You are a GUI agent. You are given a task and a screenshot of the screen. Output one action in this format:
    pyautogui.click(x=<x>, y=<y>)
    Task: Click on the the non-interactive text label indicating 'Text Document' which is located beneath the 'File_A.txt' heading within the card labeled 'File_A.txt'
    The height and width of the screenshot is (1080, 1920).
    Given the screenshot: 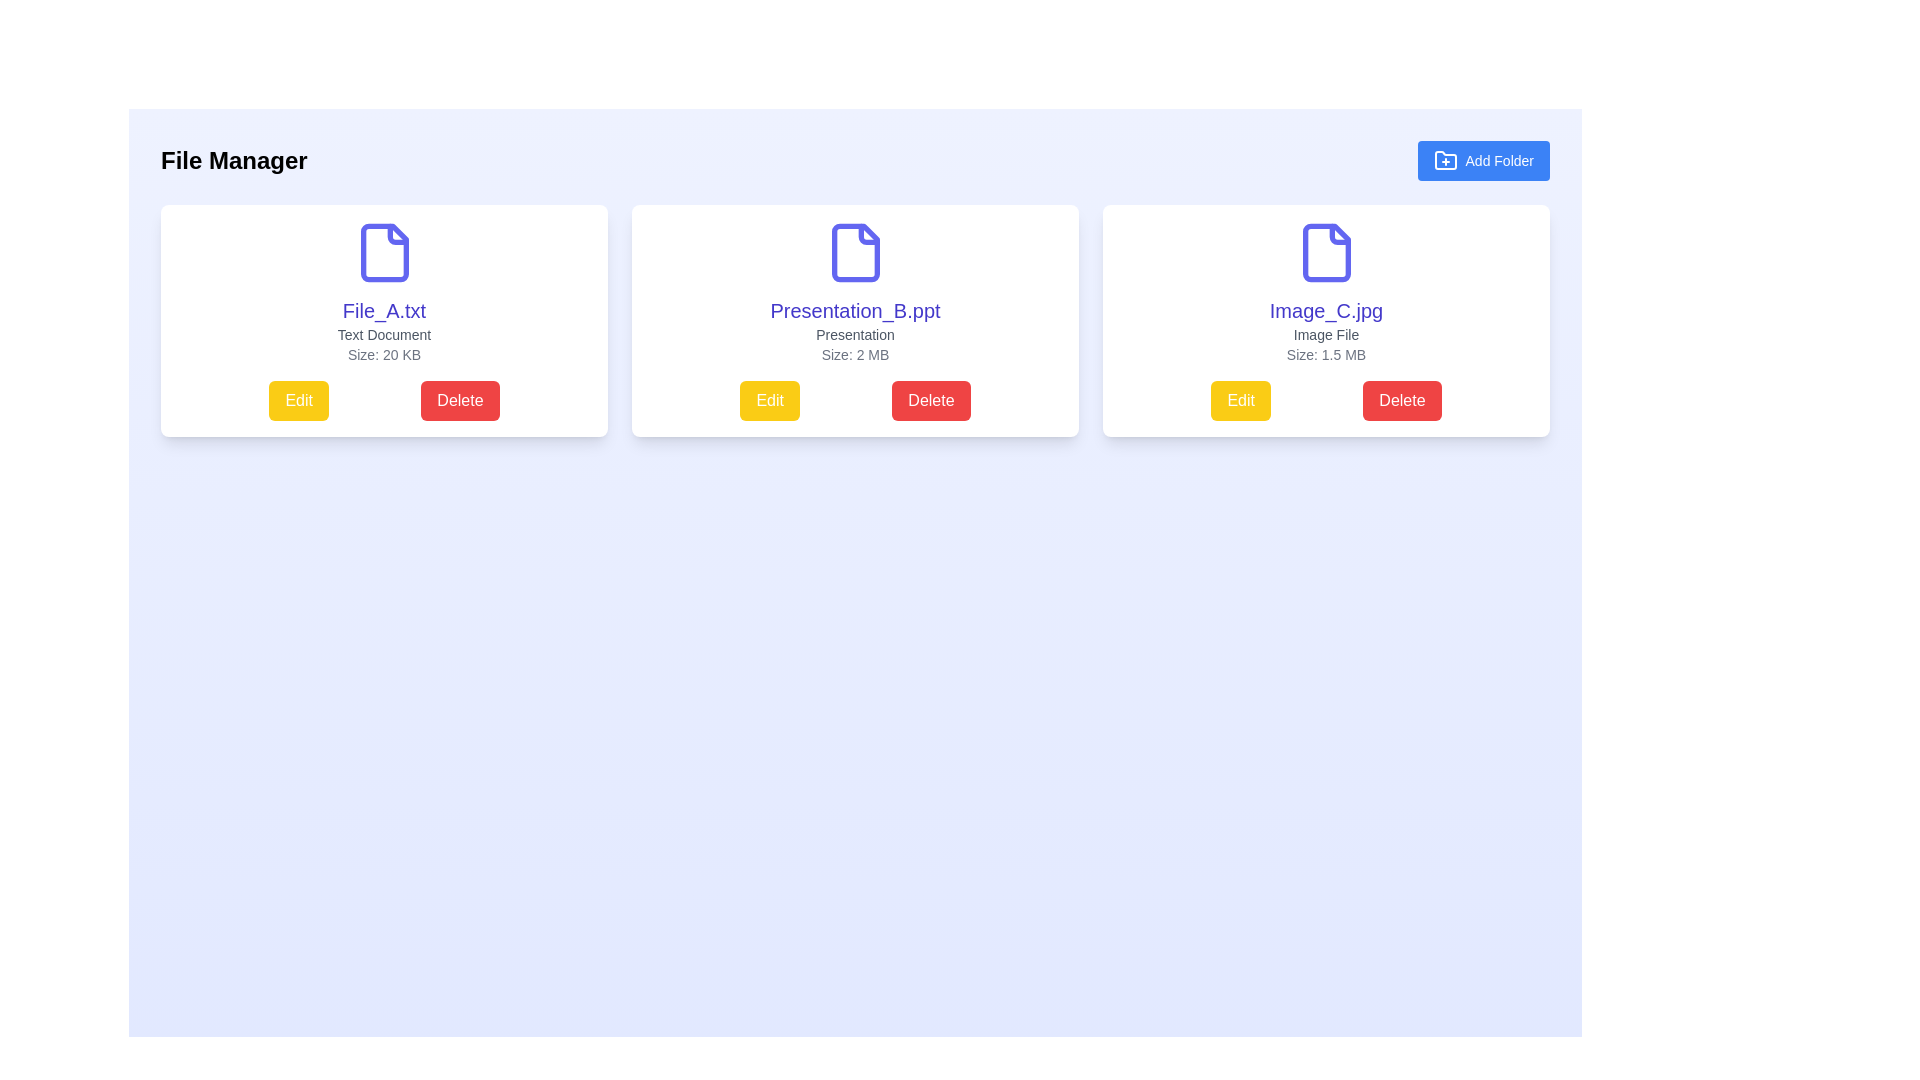 What is the action you would take?
    pyautogui.click(x=384, y=334)
    